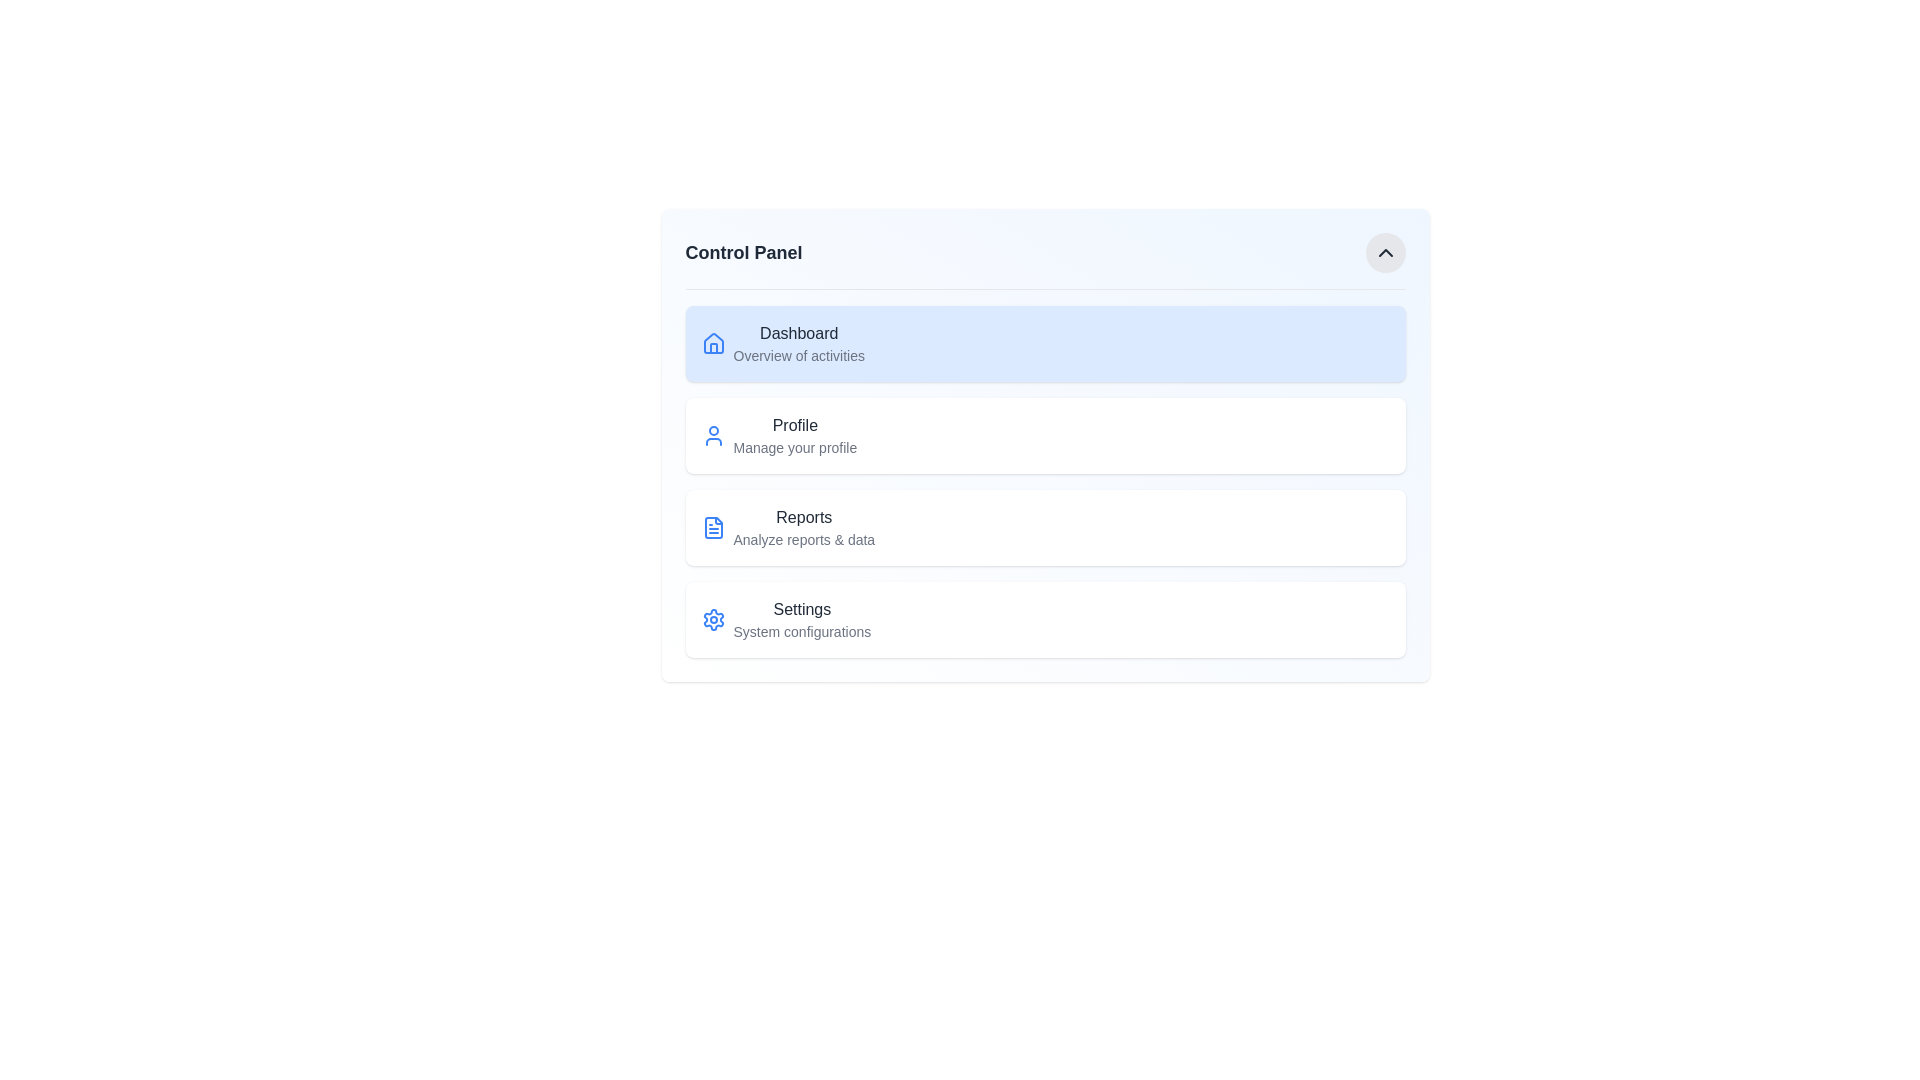 This screenshot has width=1920, height=1080. What do you see at coordinates (1044, 444) in the screenshot?
I see `the navigation menu panel` at bounding box center [1044, 444].